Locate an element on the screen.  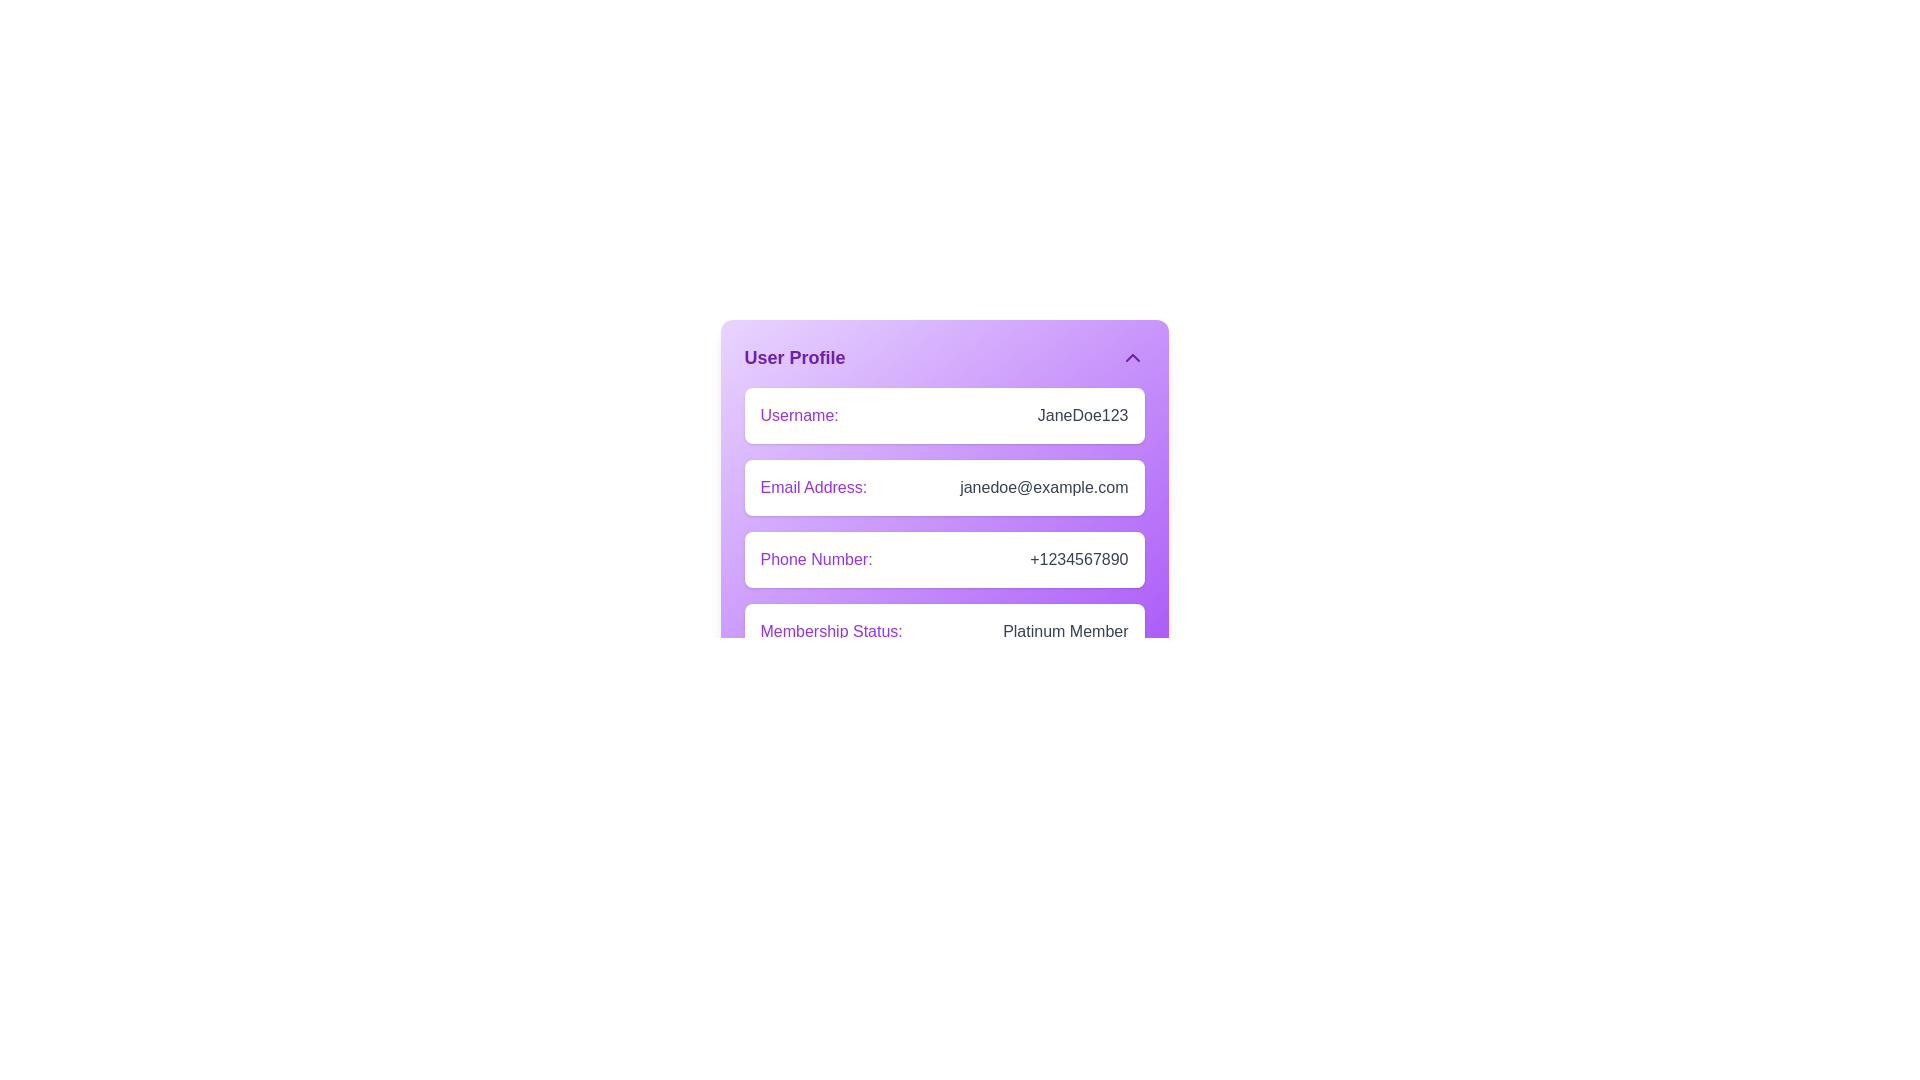
the 'Username' label in the user profile card, which identifies the adjacent username field is located at coordinates (798, 415).